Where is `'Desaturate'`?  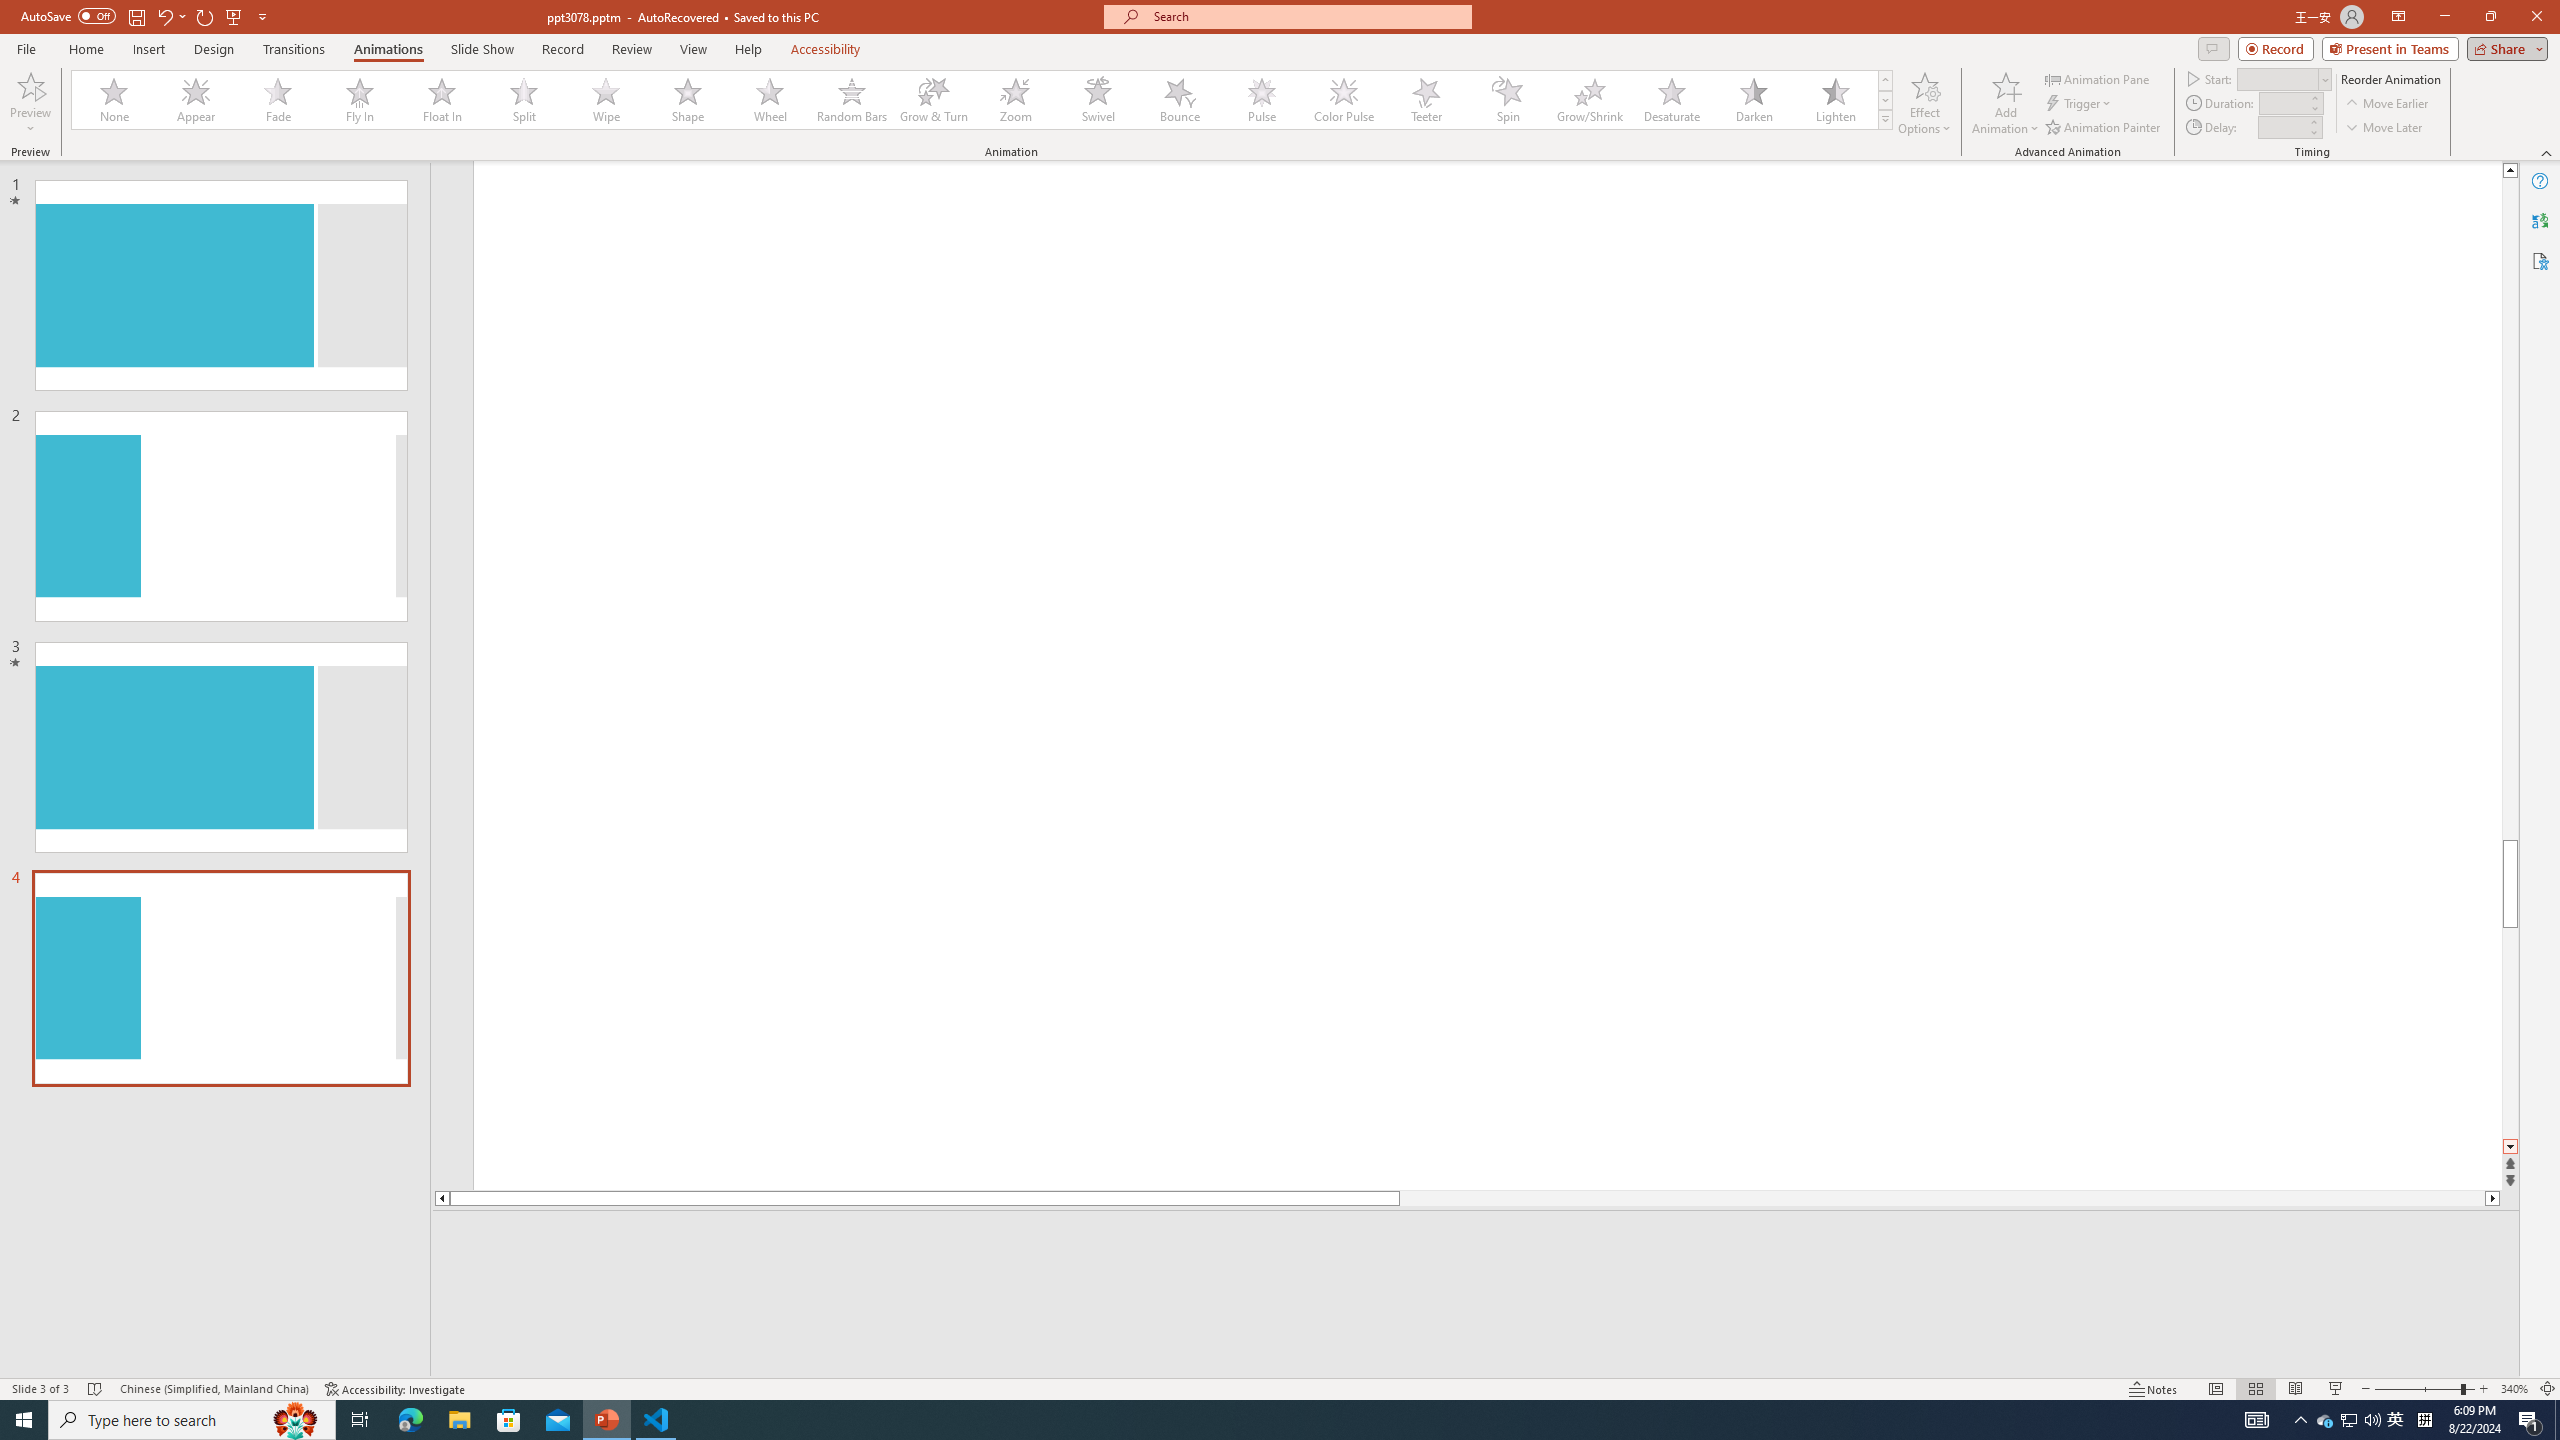 'Desaturate' is located at coordinates (1671, 99).